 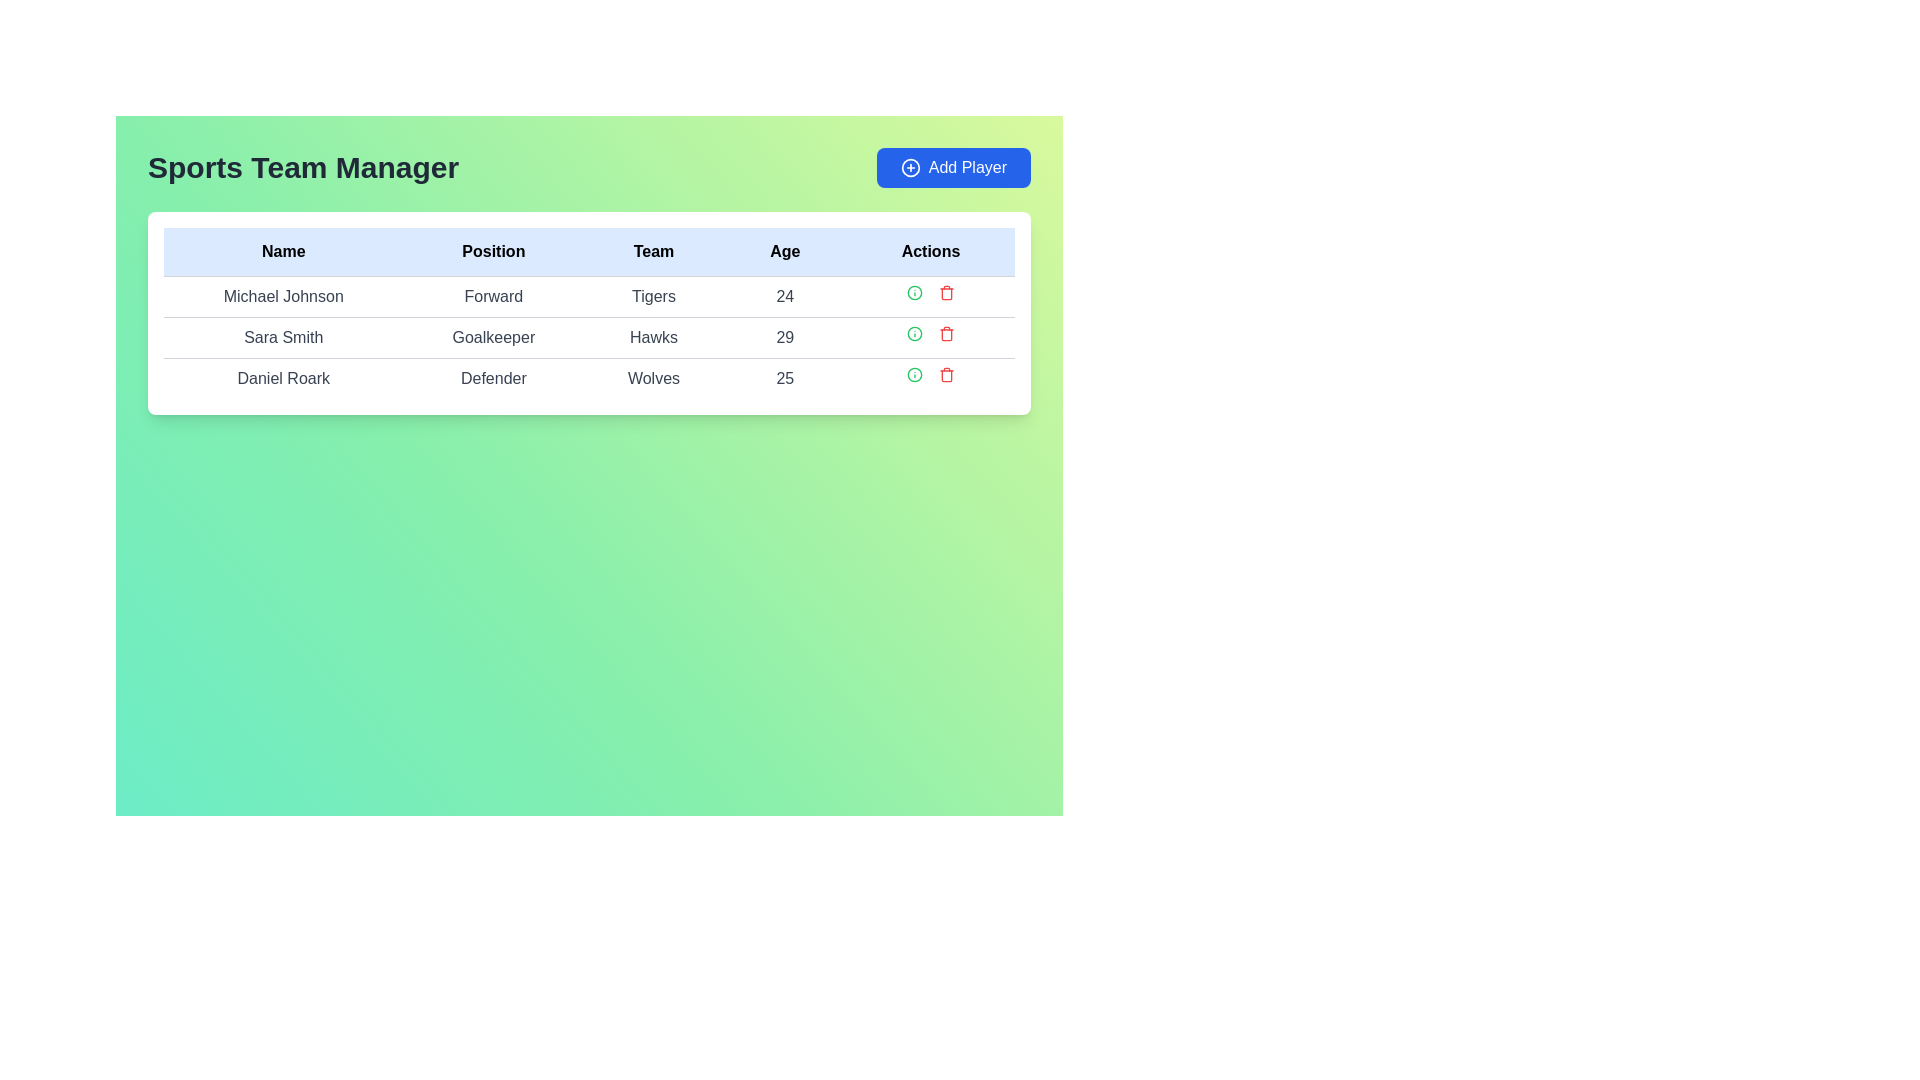 What do you see at coordinates (282, 337) in the screenshot?
I see `the Text label displaying 'Sara Smith', which is the second entry in the 'Name' column of the table, aligned with the 'Goalkeeper' entry in the 'Position' column` at bounding box center [282, 337].